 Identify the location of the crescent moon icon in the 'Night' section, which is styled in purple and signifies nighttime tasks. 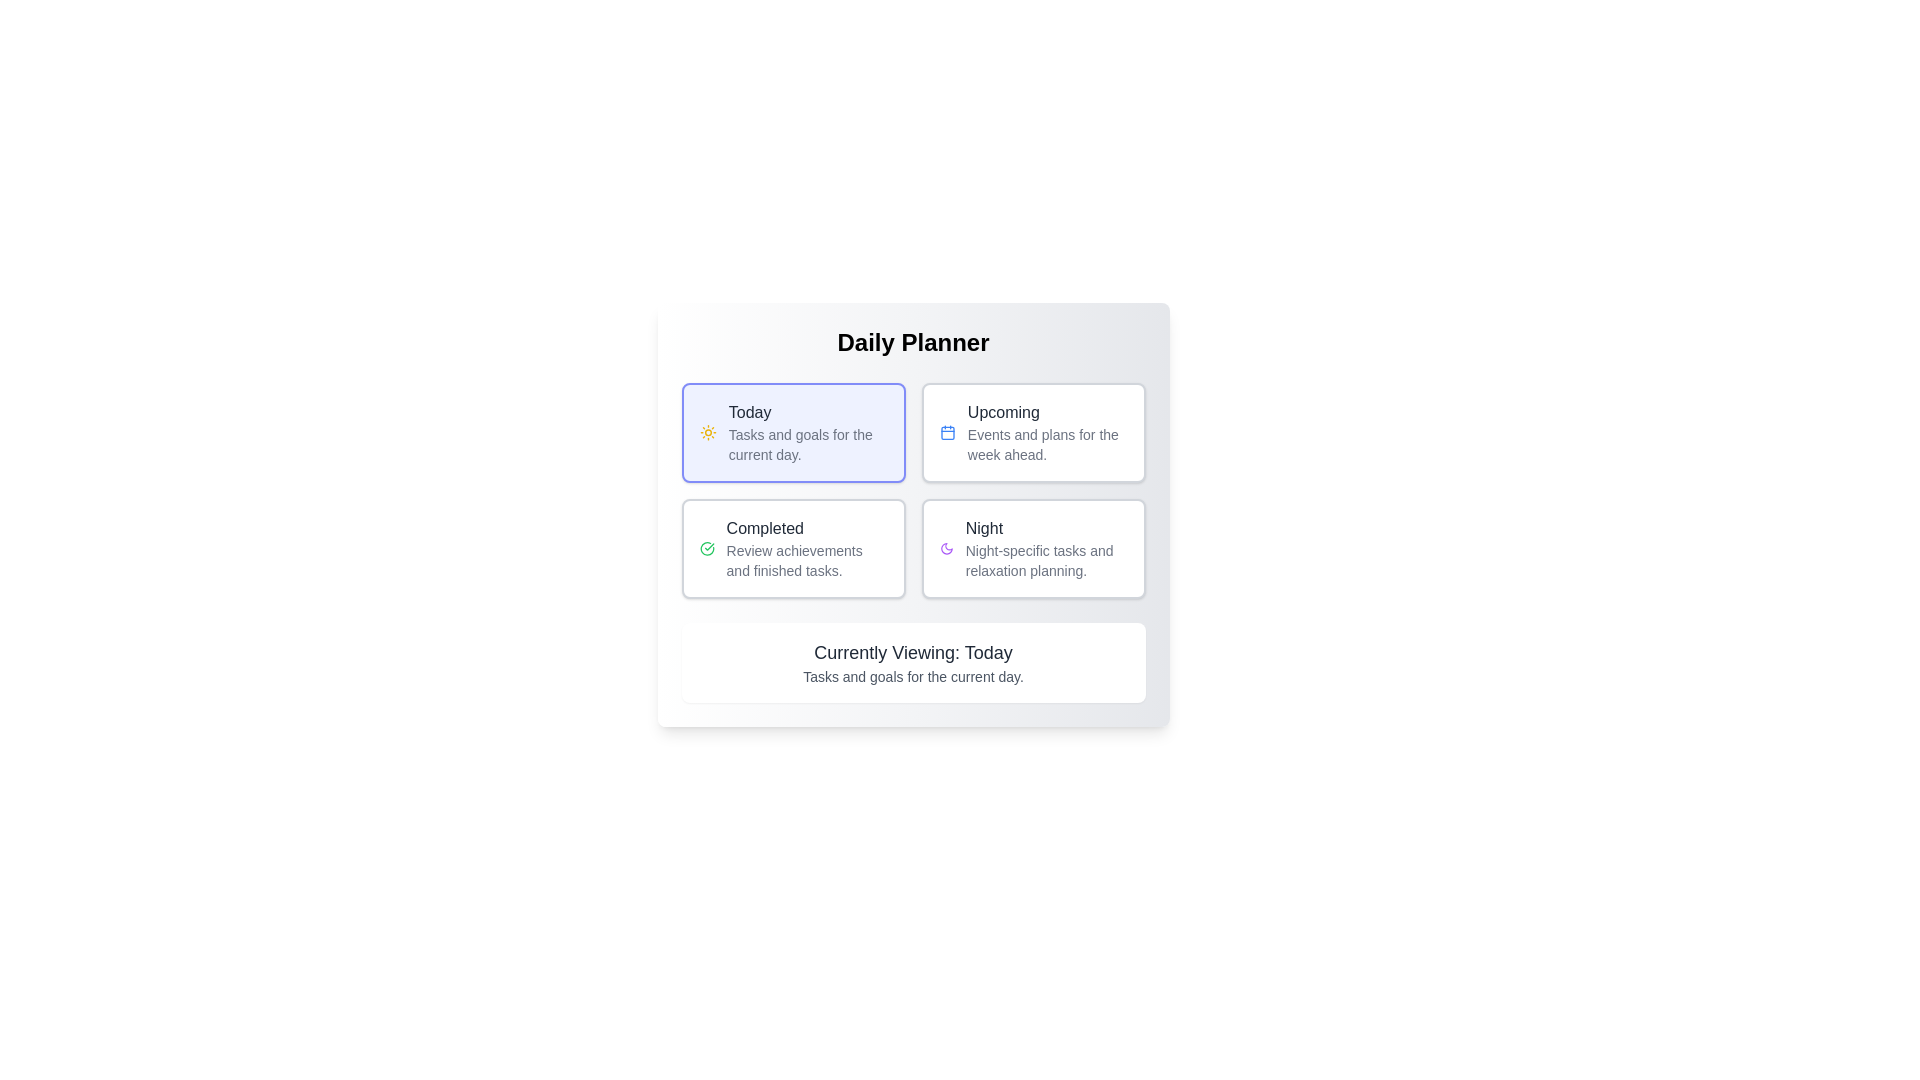
(945, 548).